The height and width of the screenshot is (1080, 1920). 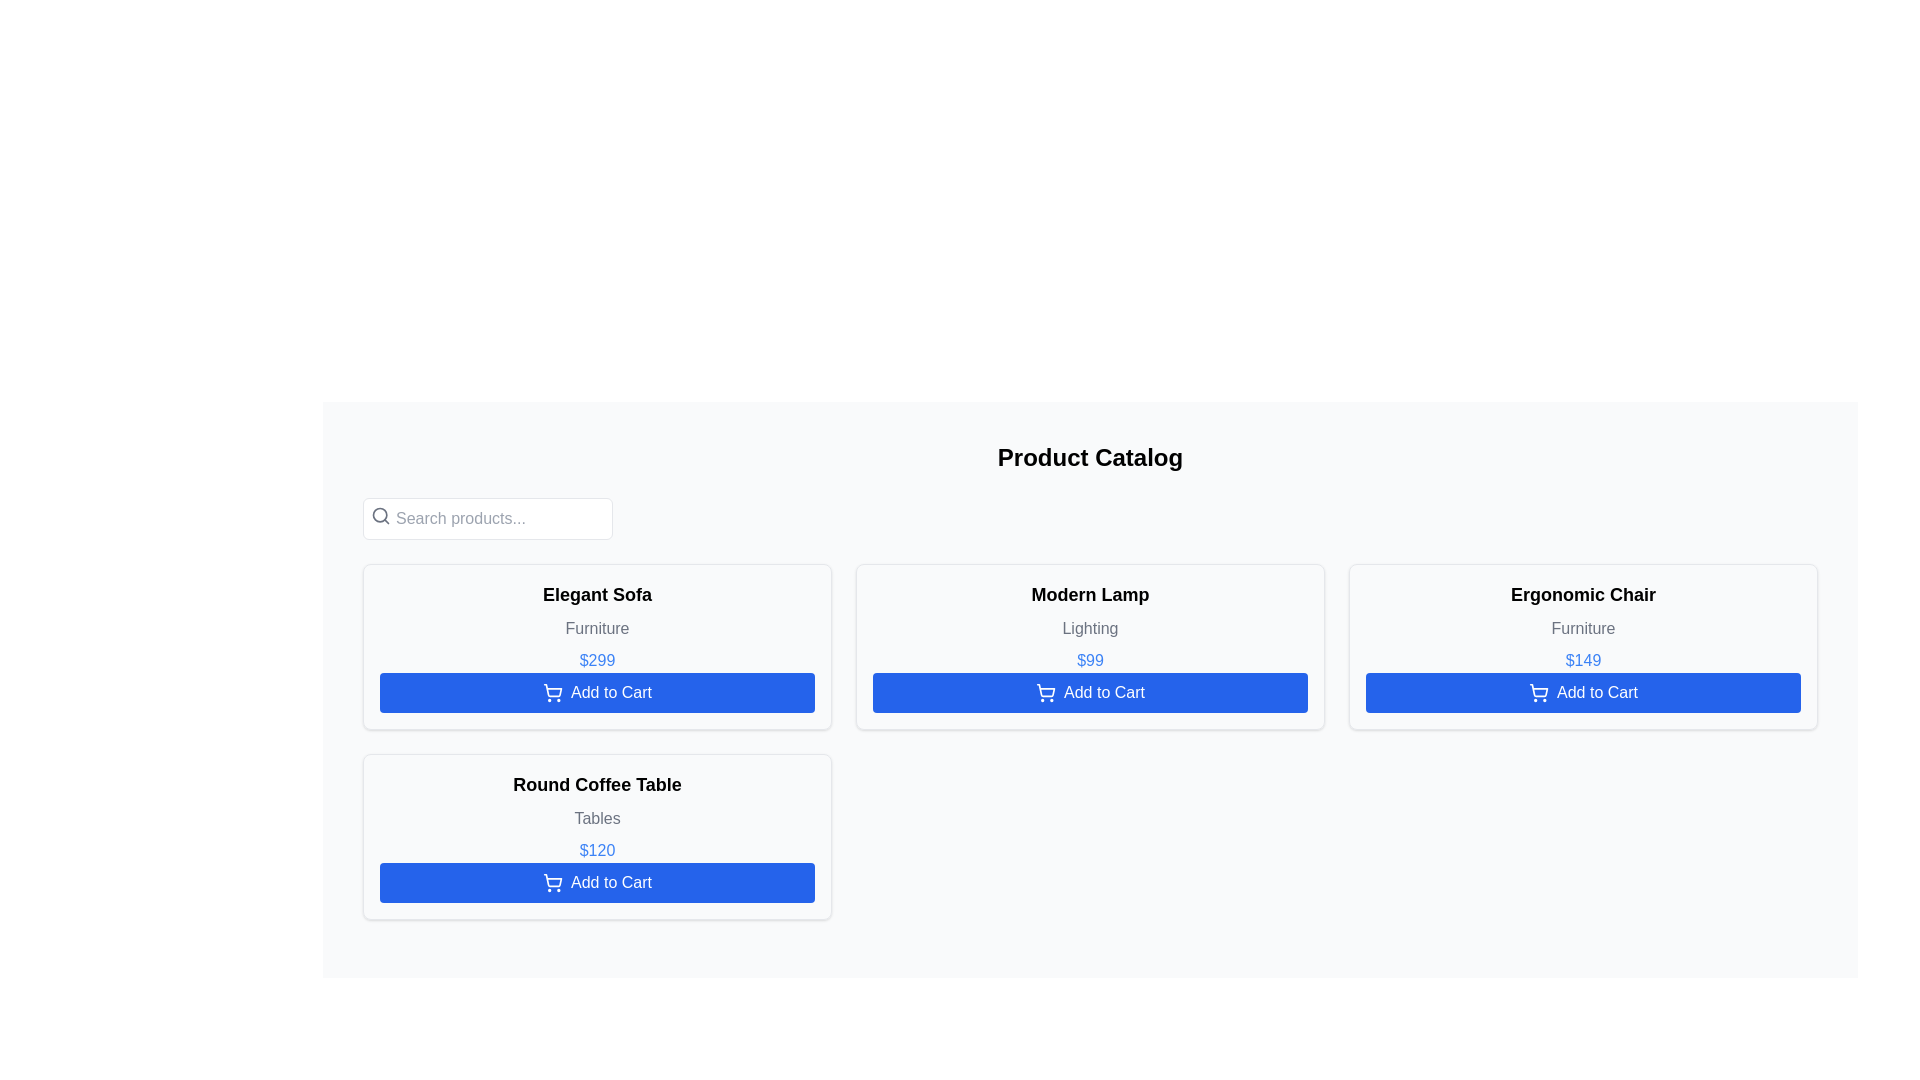 I want to click on the 'Add to Cart' button located at the bottom of the 'Round Coffee Table' card, so click(x=596, y=882).